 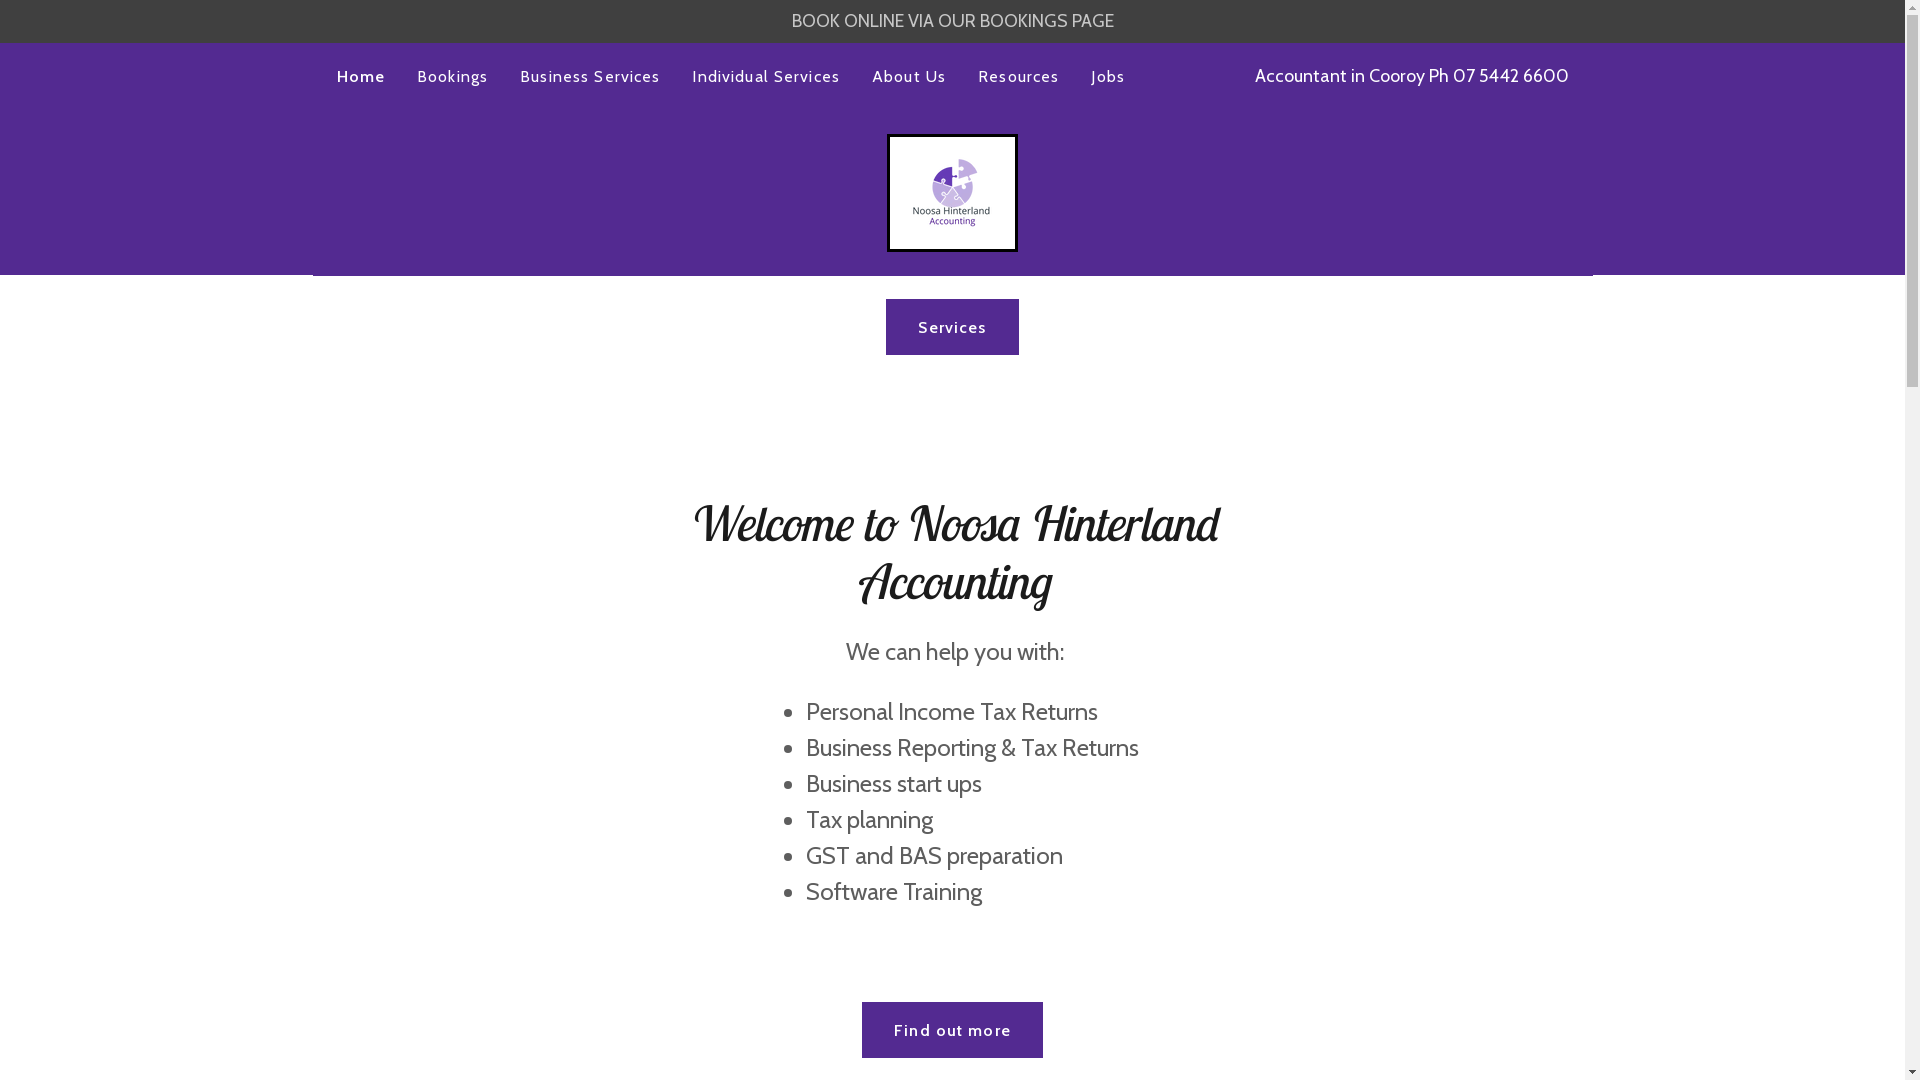 I want to click on 'Individual Services', so click(x=686, y=75).